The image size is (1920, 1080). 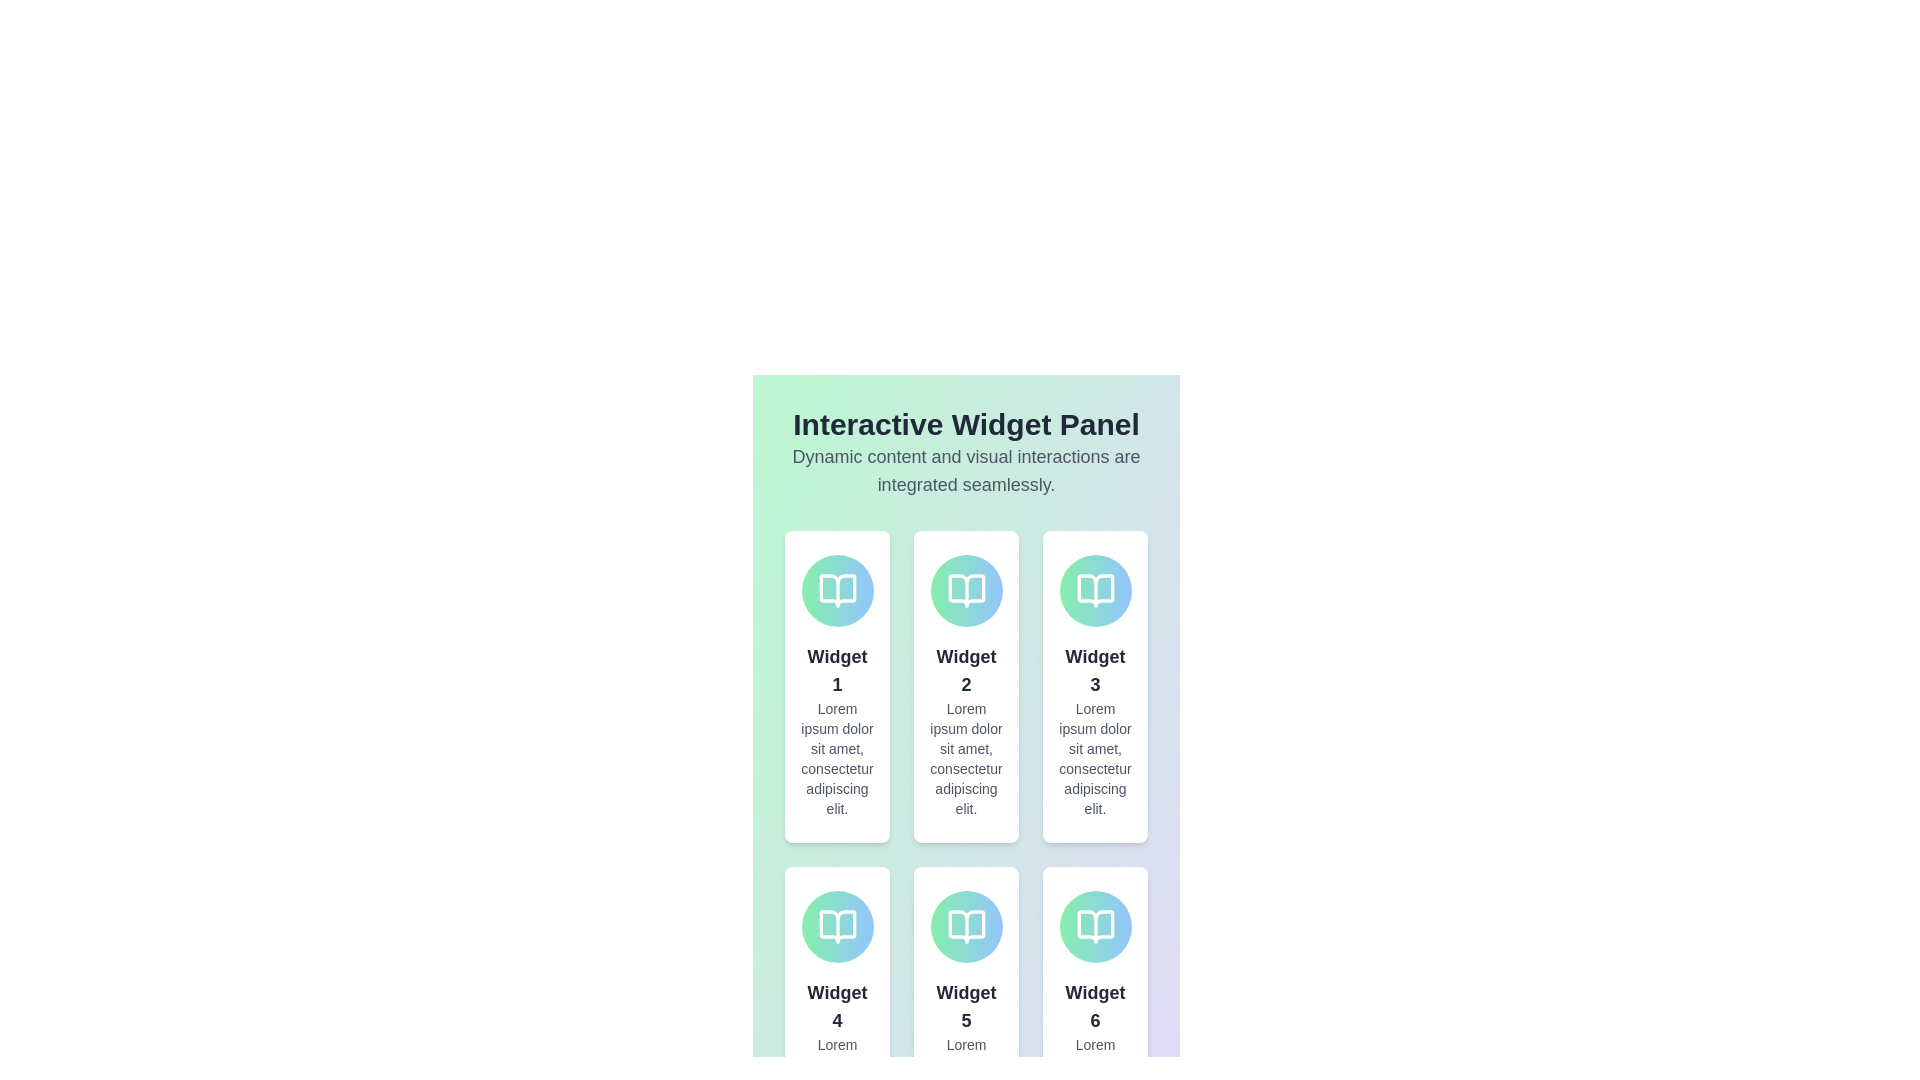 What do you see at coordinates (966, 589) in the screenshot?
I see `the circular icon with a gradient background and a white book icon in the center, located at the center top of the 'Widget 2' card` at bounding box center [966, 589].